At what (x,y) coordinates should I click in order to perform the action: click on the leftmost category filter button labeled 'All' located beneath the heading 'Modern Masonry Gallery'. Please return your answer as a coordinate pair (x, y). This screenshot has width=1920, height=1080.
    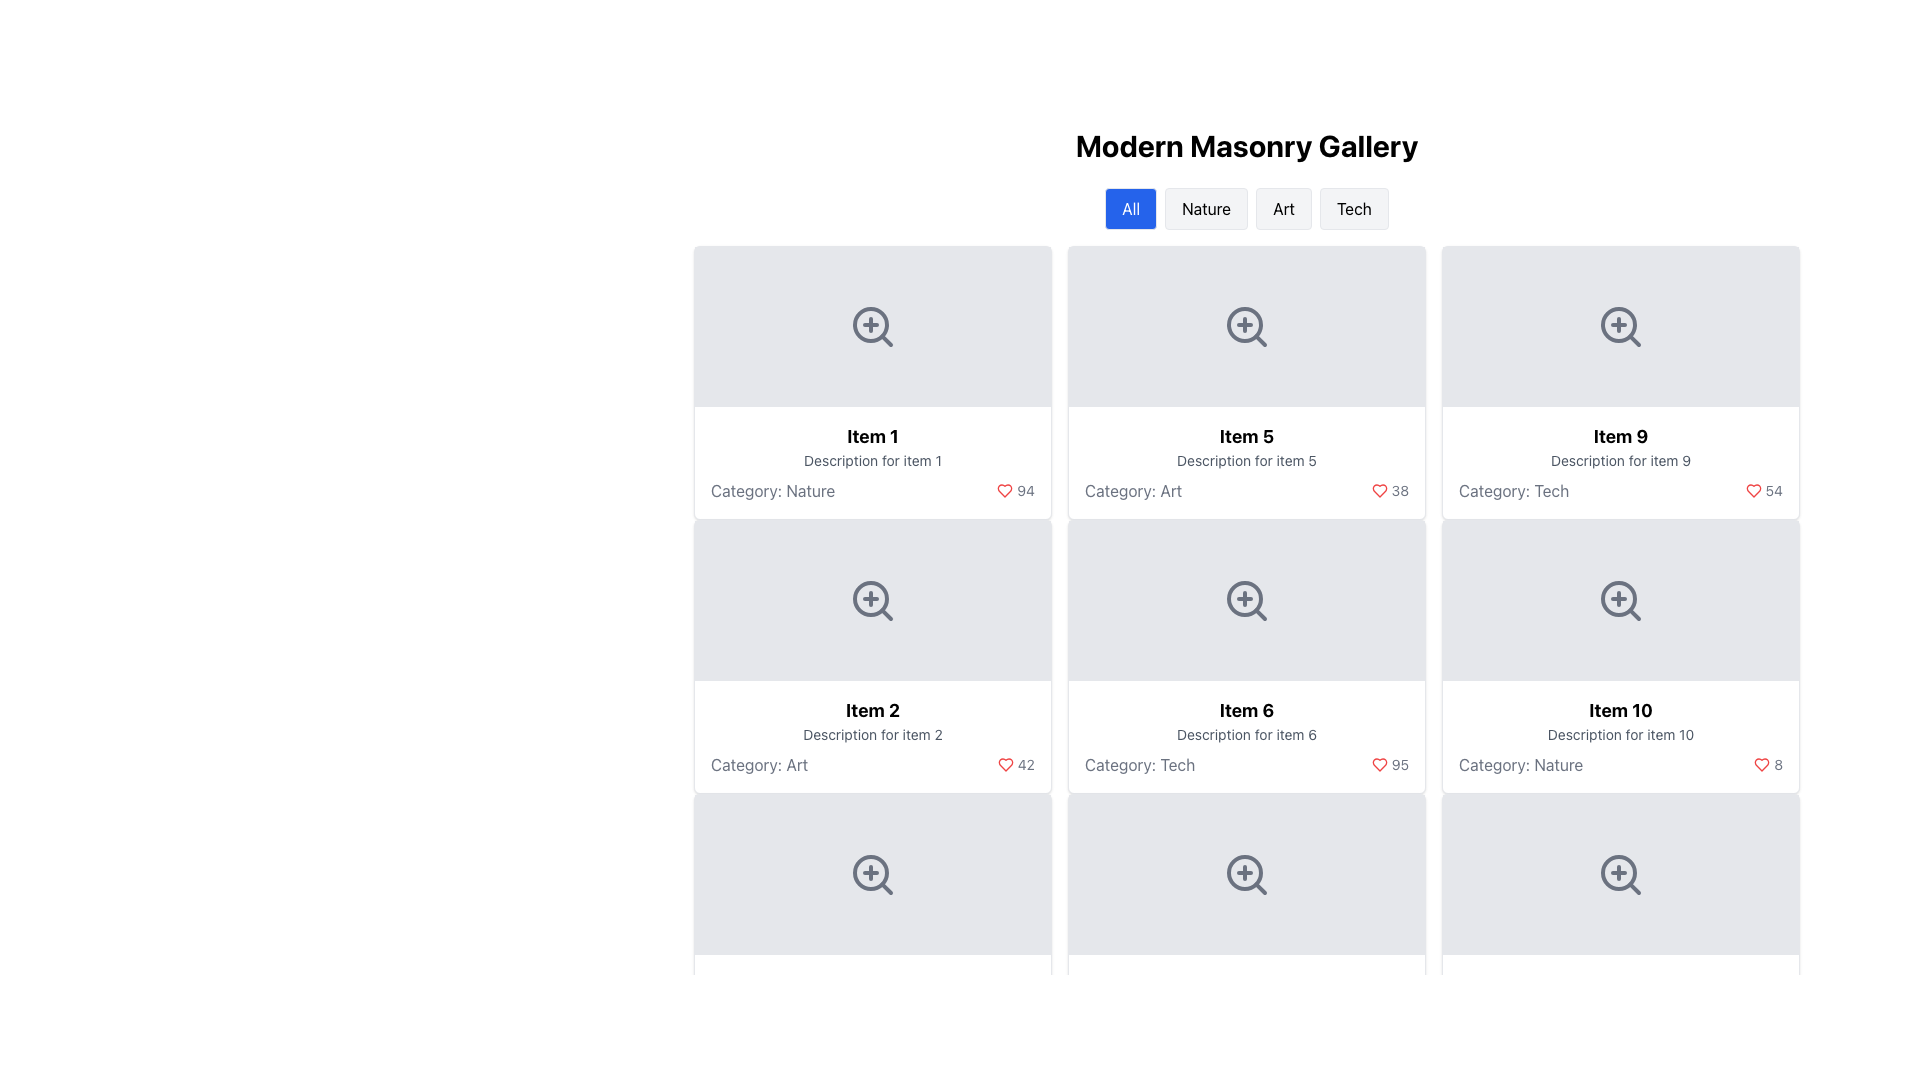
    Looking at the image, I should click on (1131, 208).